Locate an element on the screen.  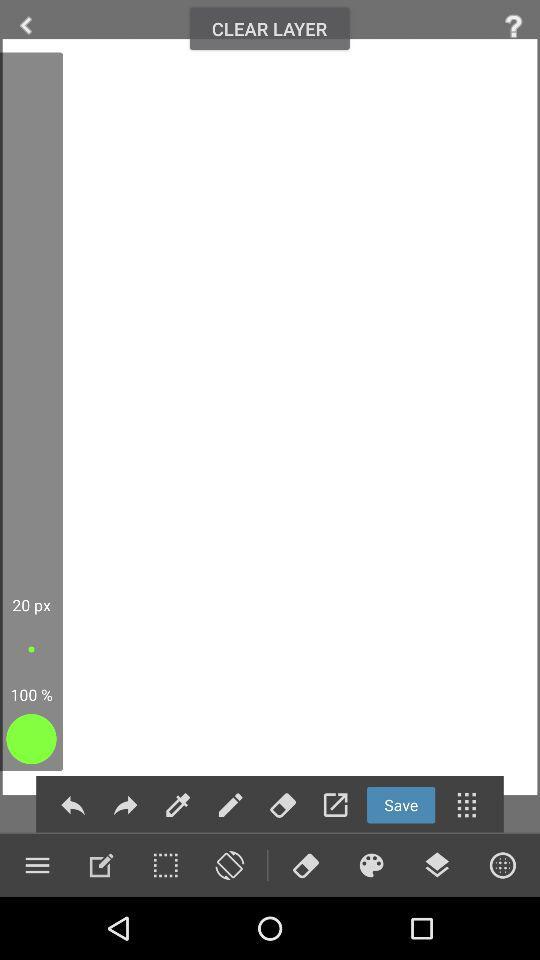
show color options is located at coordinates (370, 864).